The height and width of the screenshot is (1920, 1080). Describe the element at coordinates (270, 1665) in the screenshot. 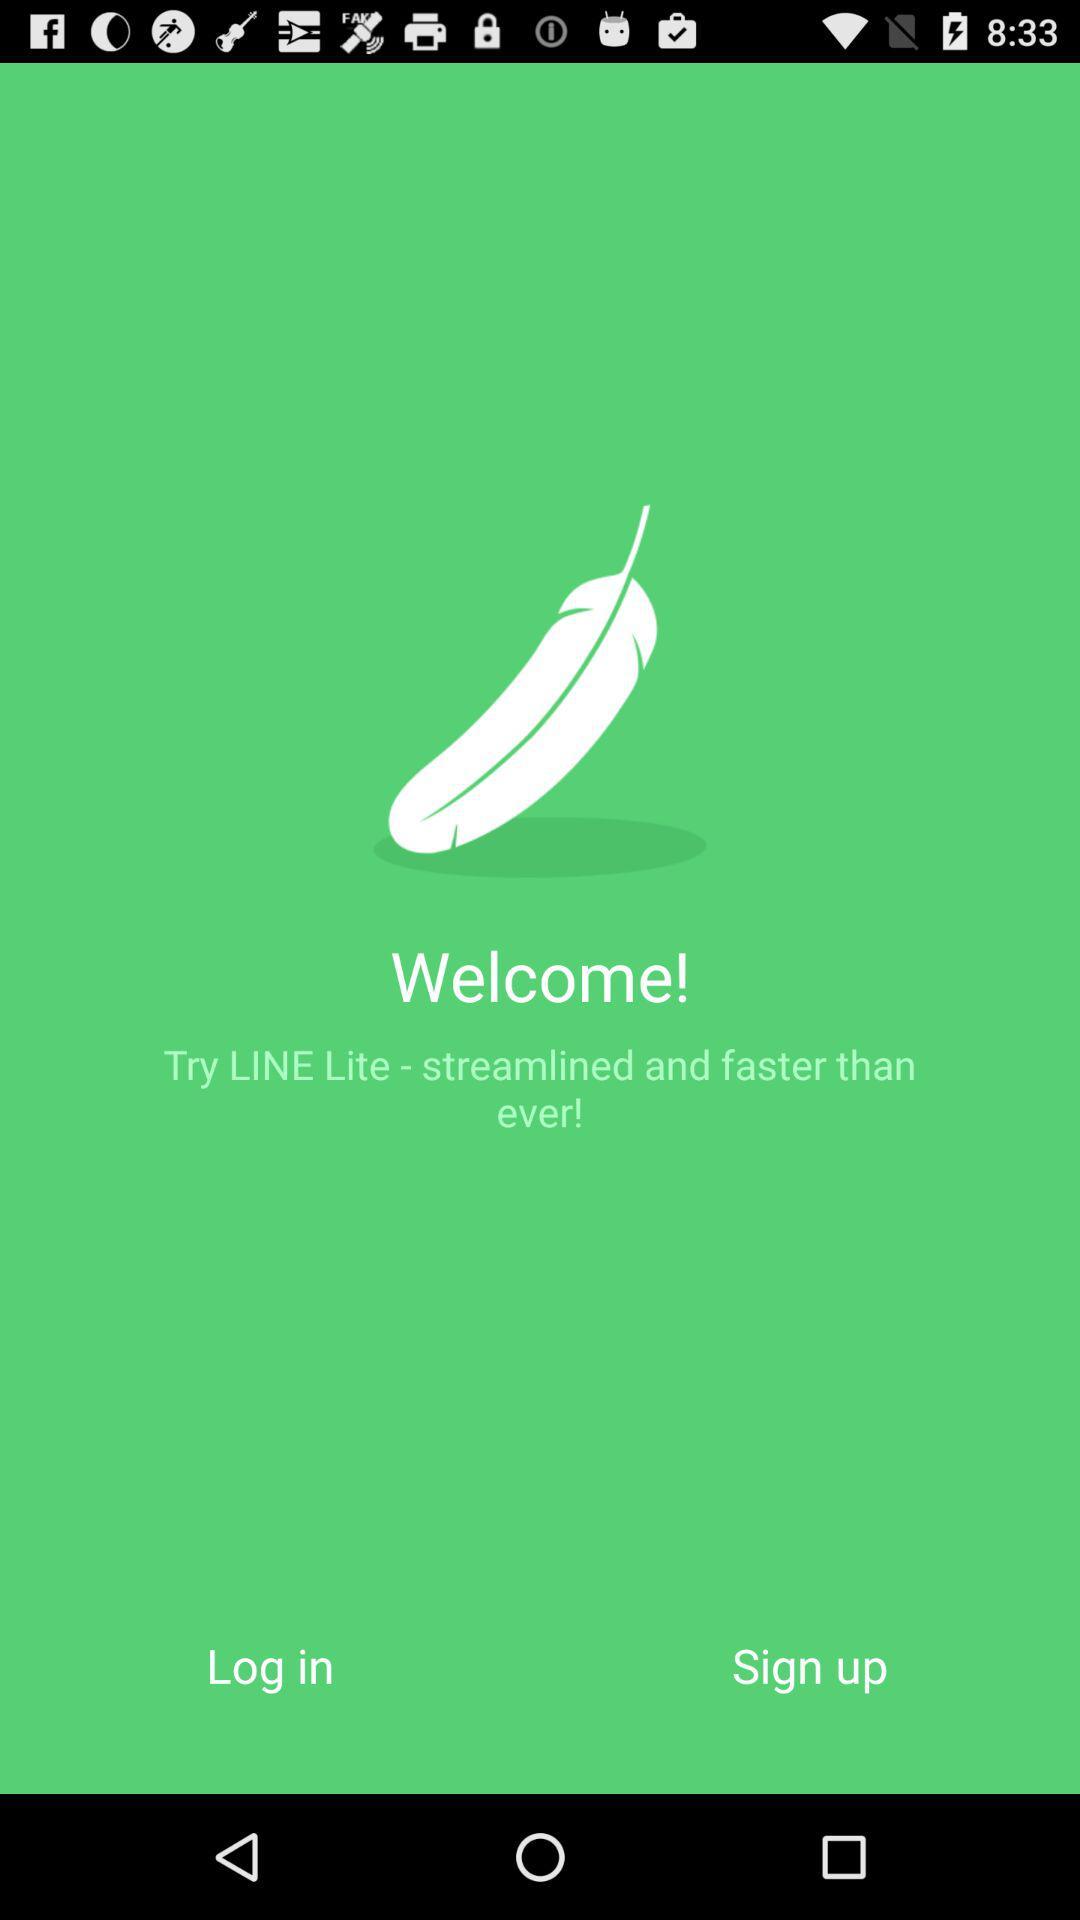

I see `the icon next to sign up item` at that location.